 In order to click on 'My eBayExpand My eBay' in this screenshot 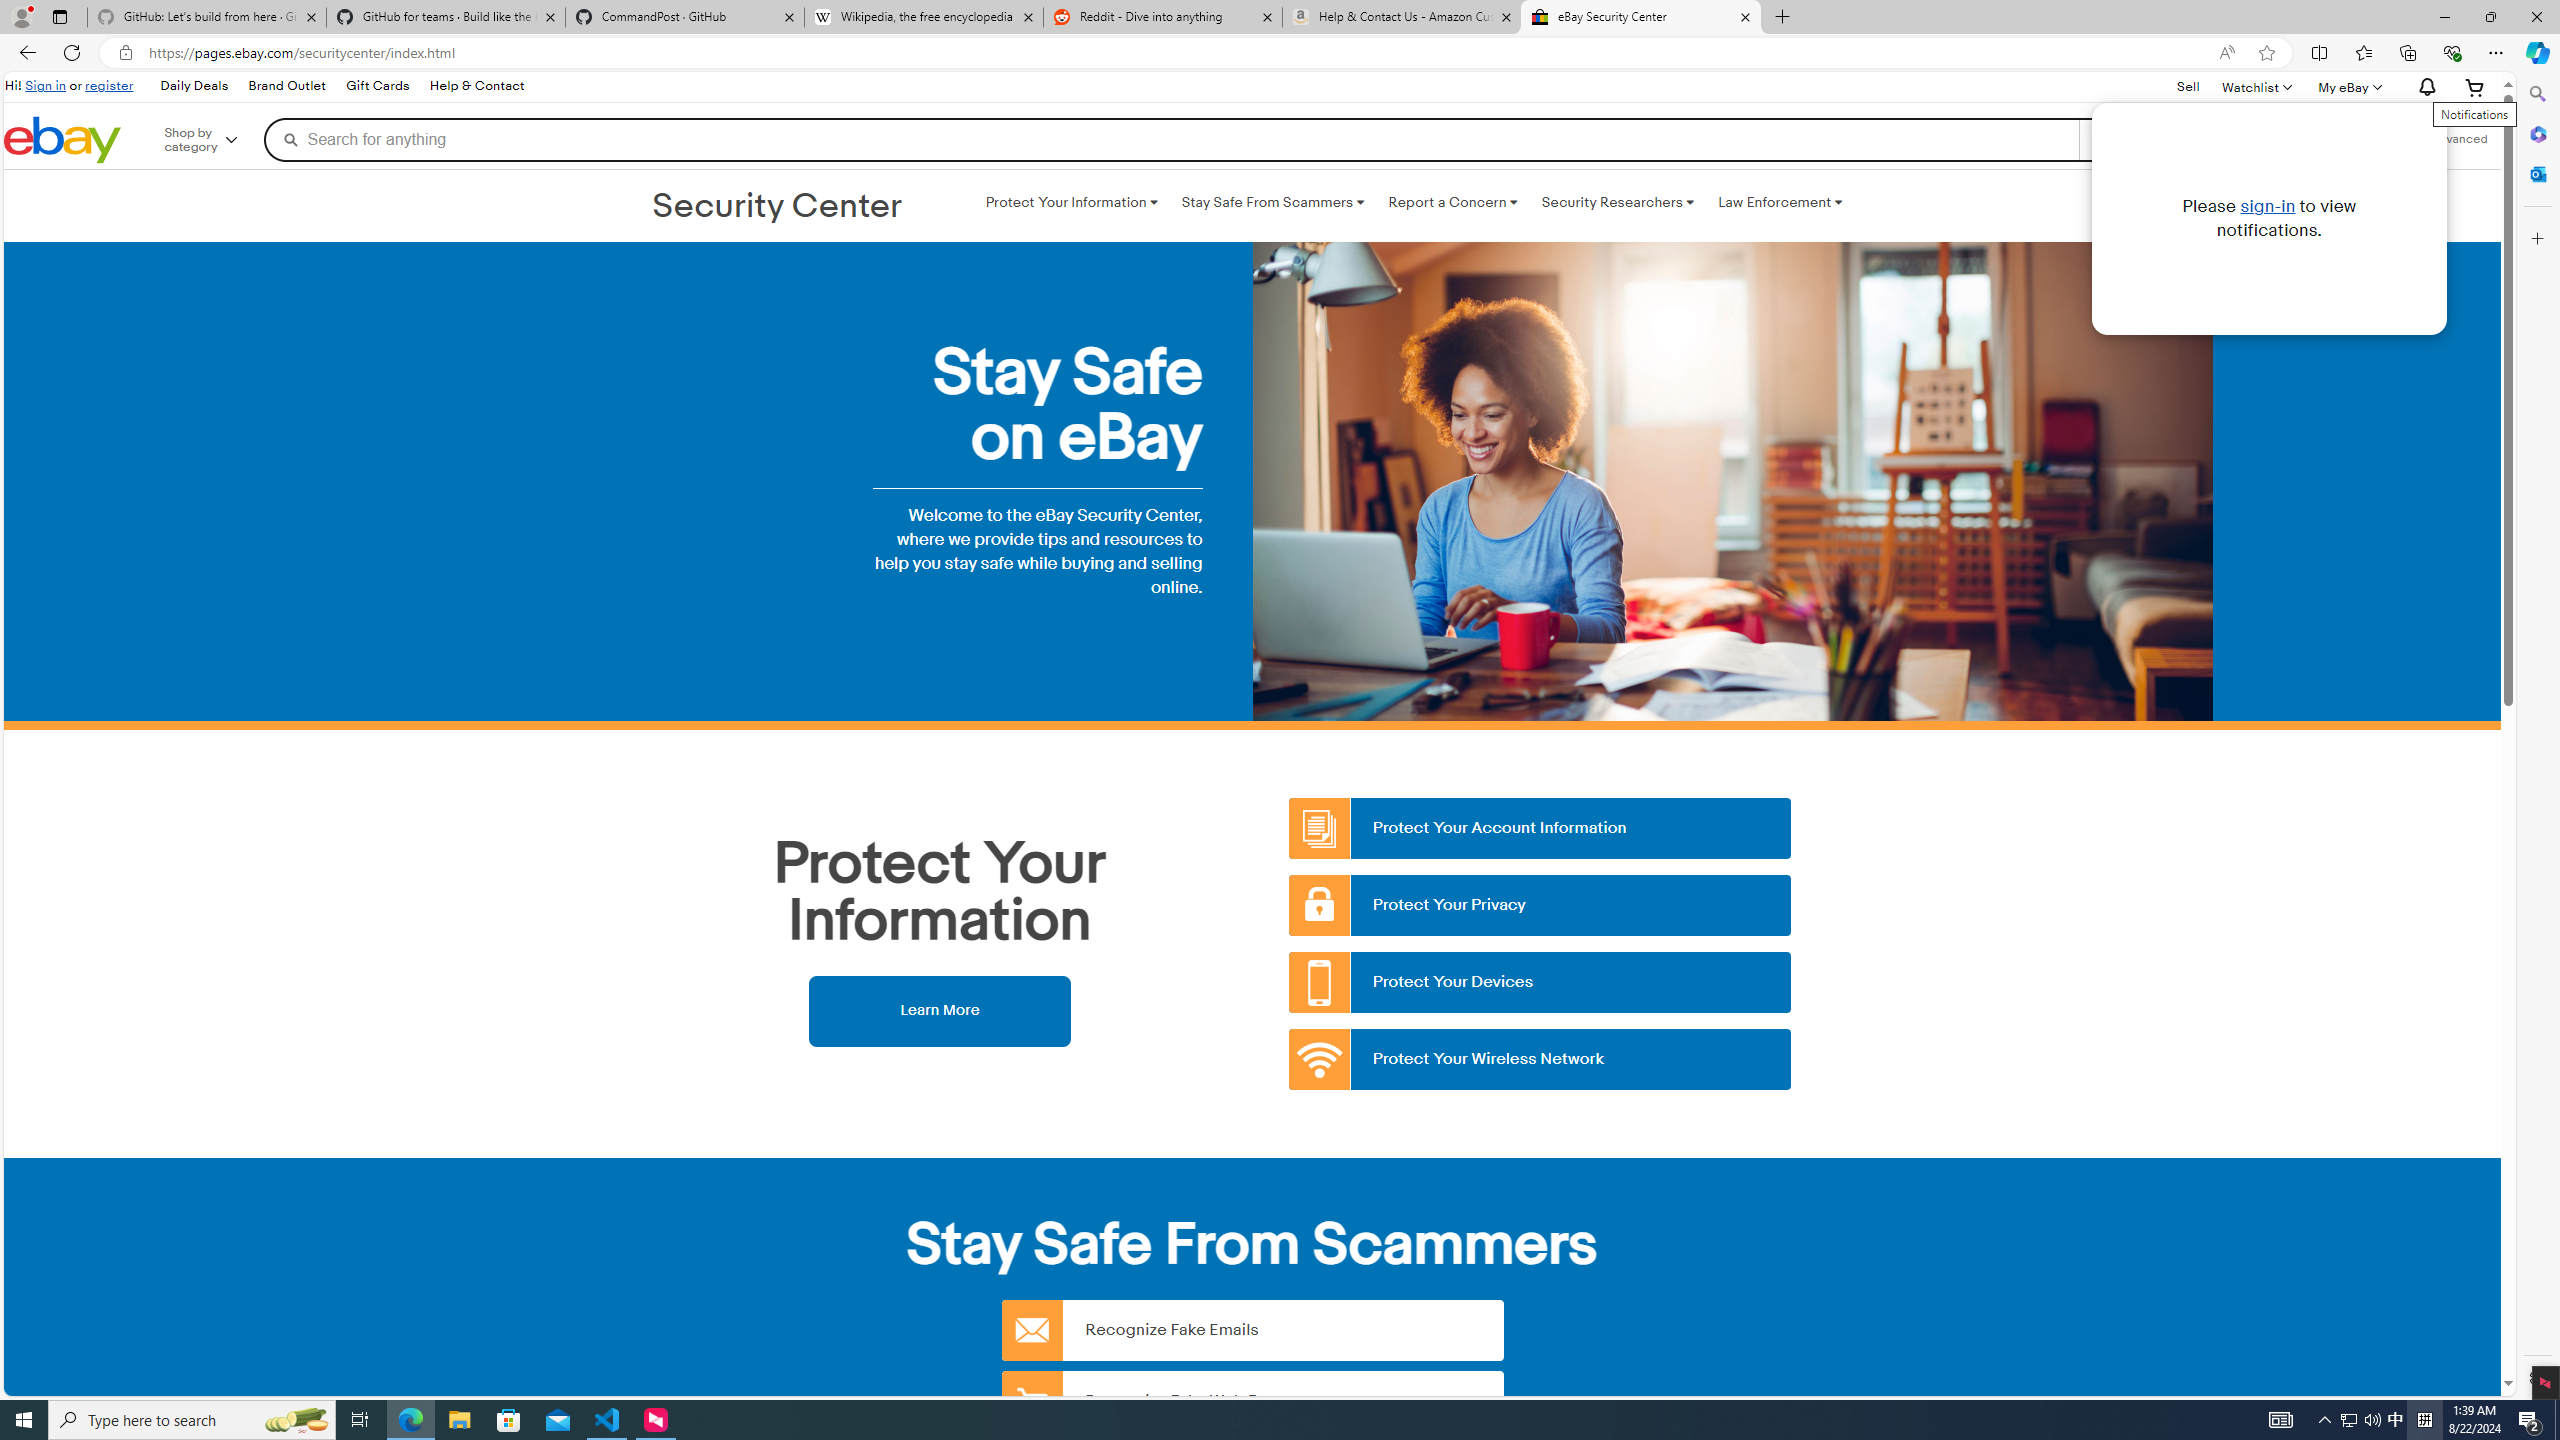, I will do `click(2348, 87)`.